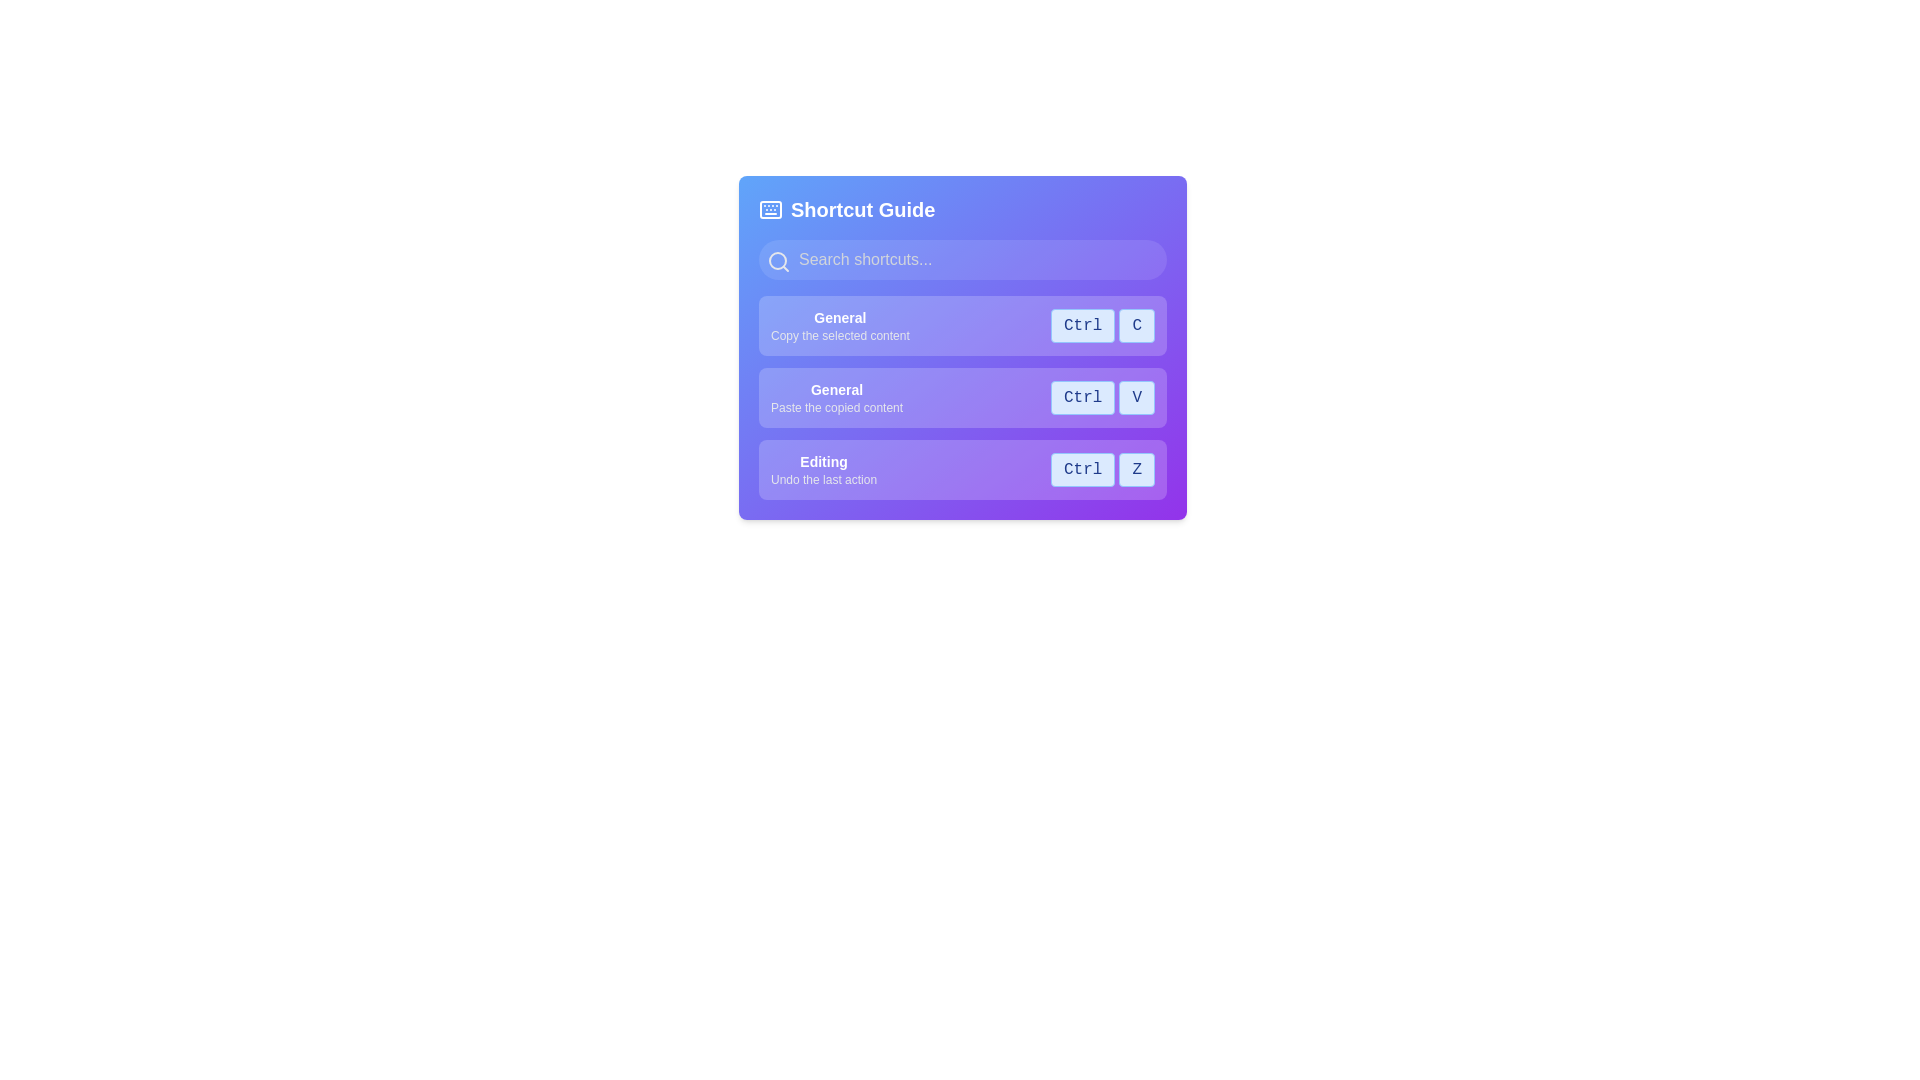 The image size is (1920, 1080). What do you see at coordinates (777, 261) in the screenshot?
I see `the search icon located in the upper left corner of the search input field within the purple-themed 'Shortcut Guide' UI section for interactive functionality` at bounding box center [777, 261].